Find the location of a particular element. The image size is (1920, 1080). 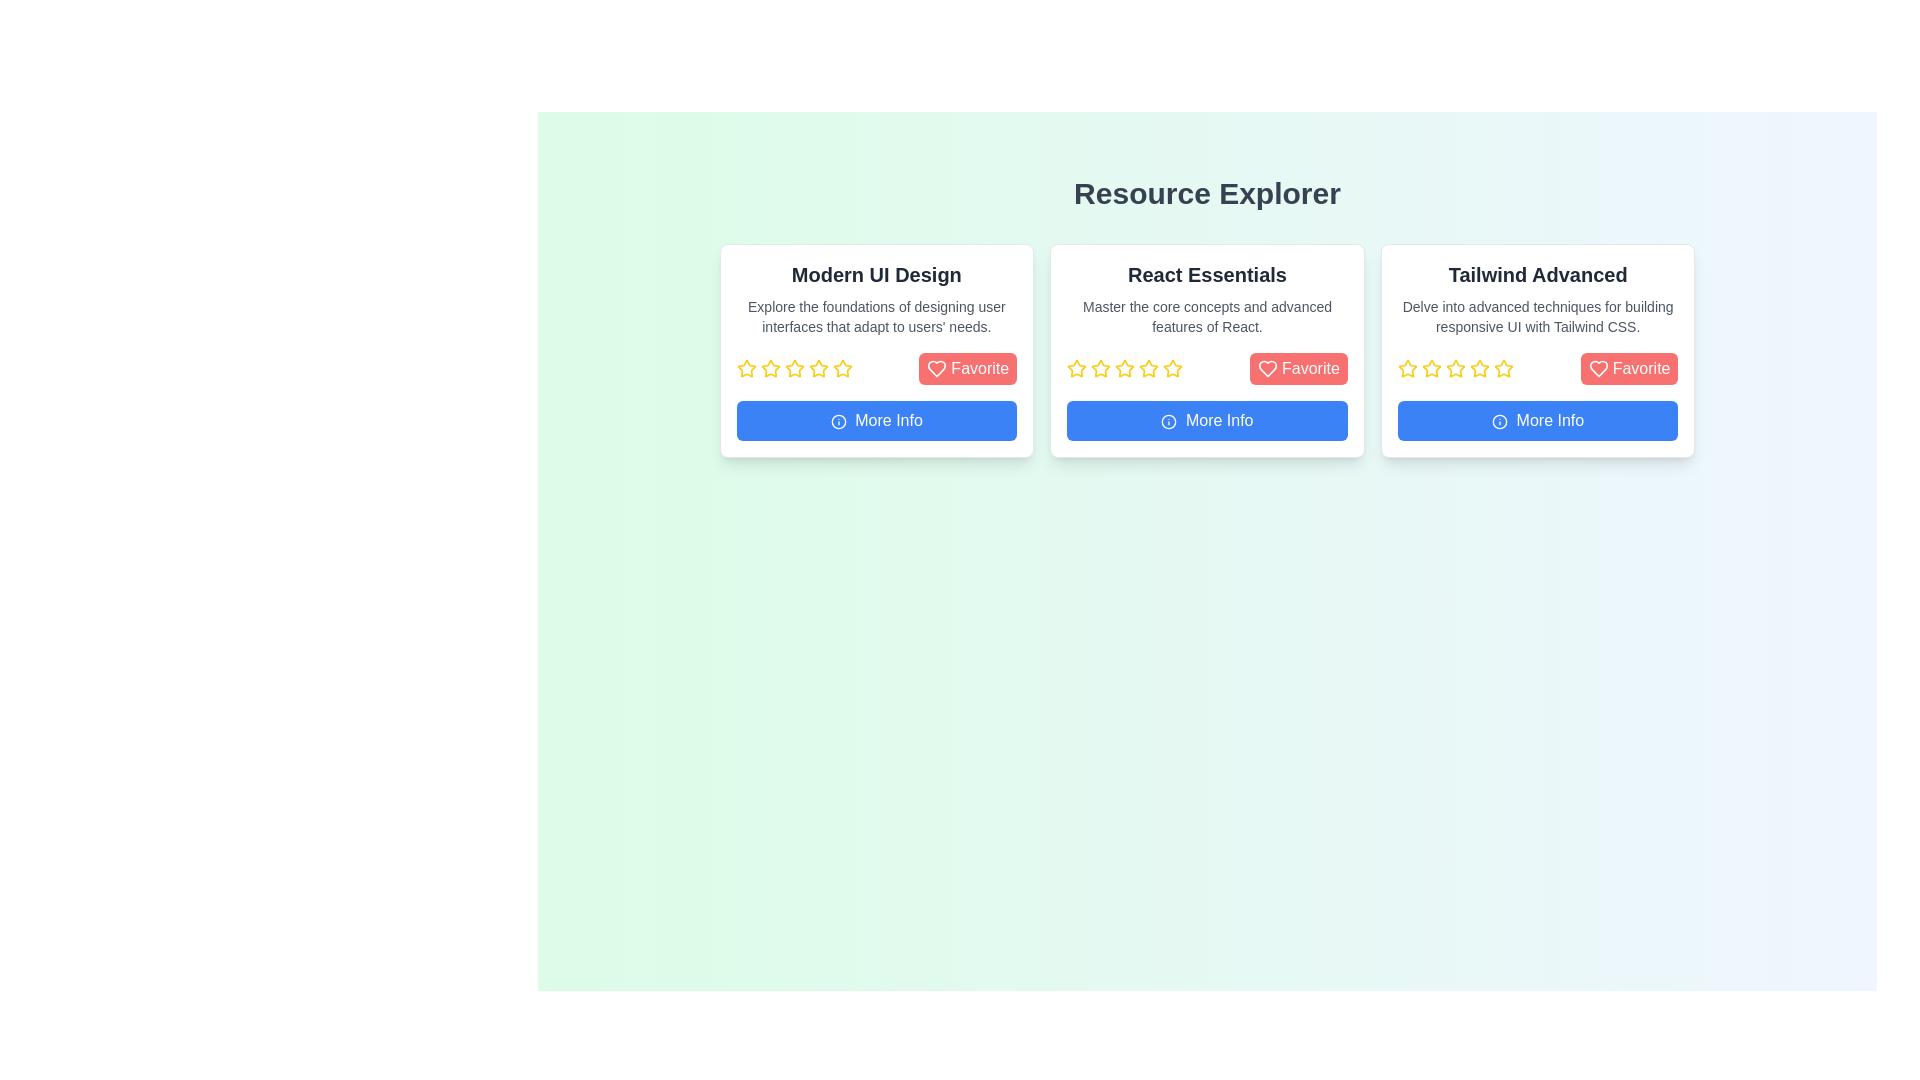

the heart-shaped icon with a red background and white border, located at the bottom right corner of the 'Modern UI Design' card to interact with the favorite functionality is located at coordinates (935, 369).